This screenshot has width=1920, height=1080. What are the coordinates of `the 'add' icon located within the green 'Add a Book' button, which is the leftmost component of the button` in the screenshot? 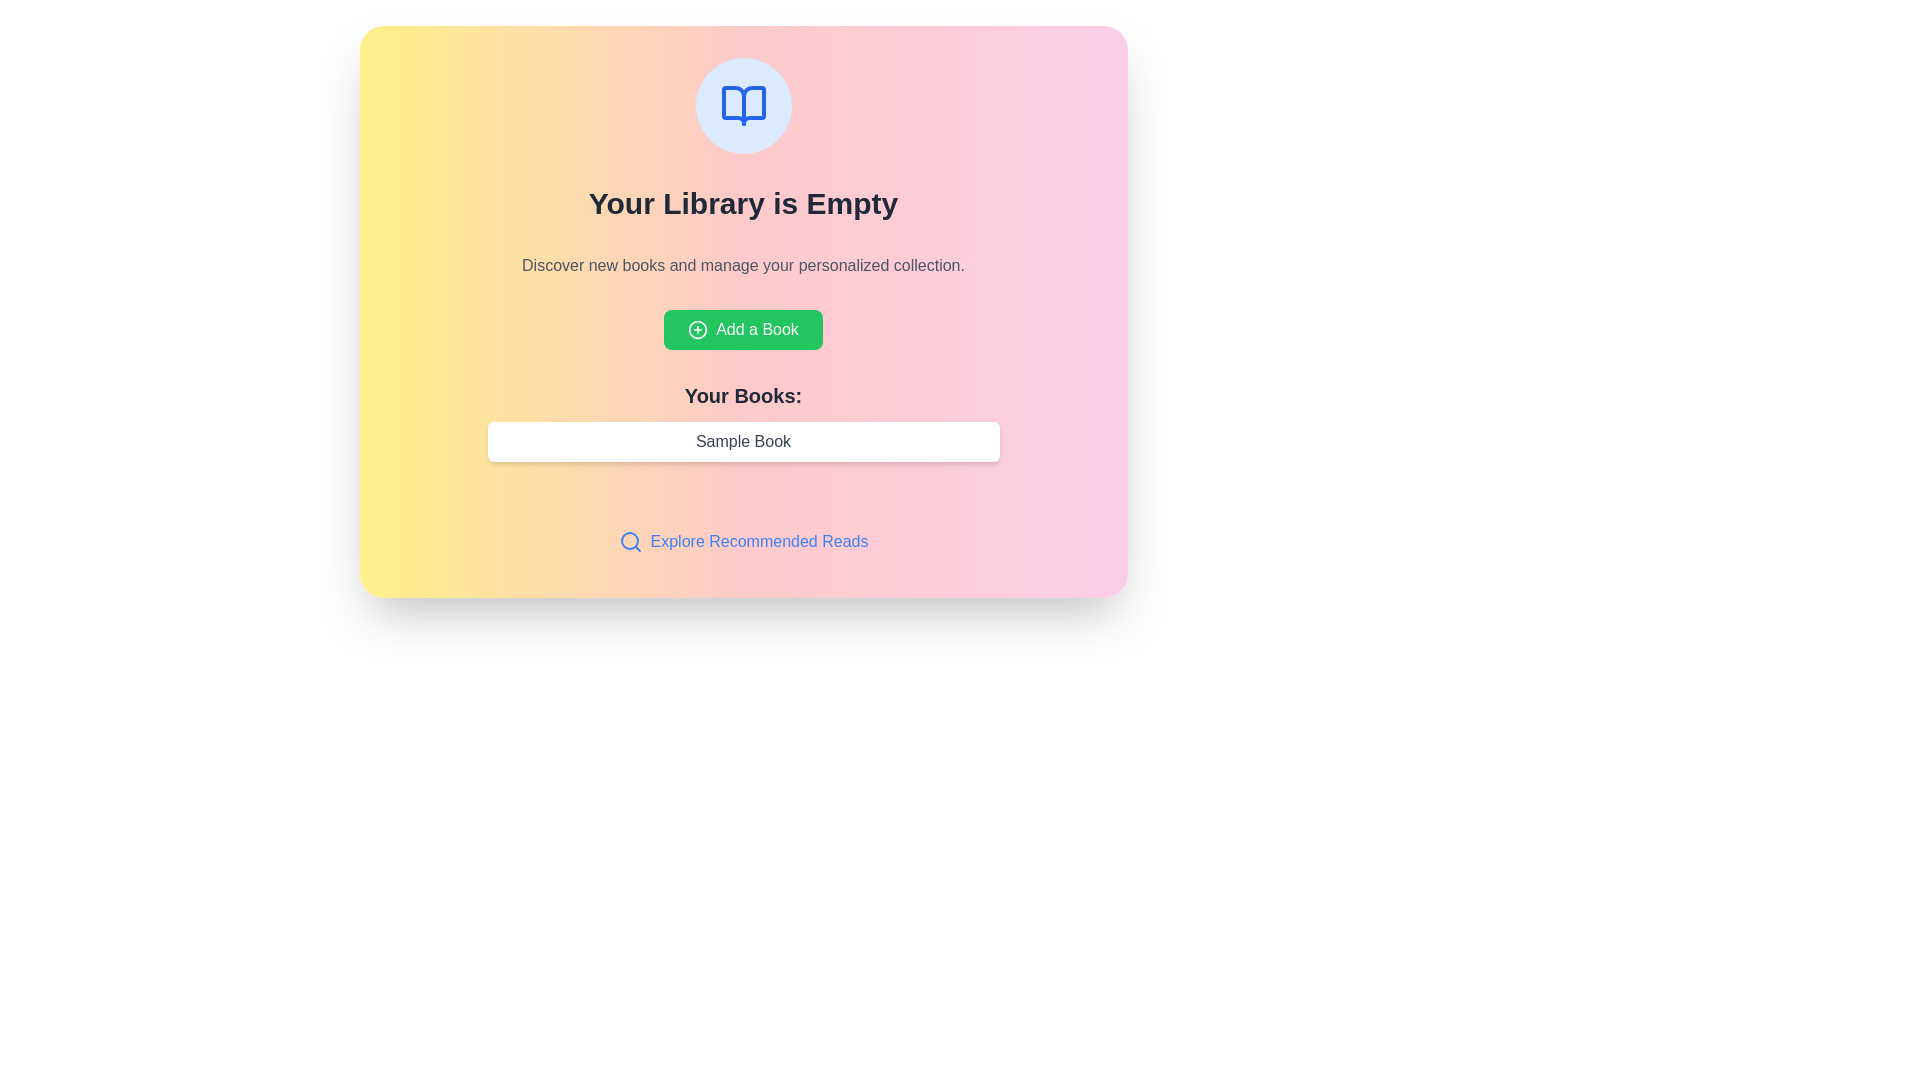 It's located at (698, 329).